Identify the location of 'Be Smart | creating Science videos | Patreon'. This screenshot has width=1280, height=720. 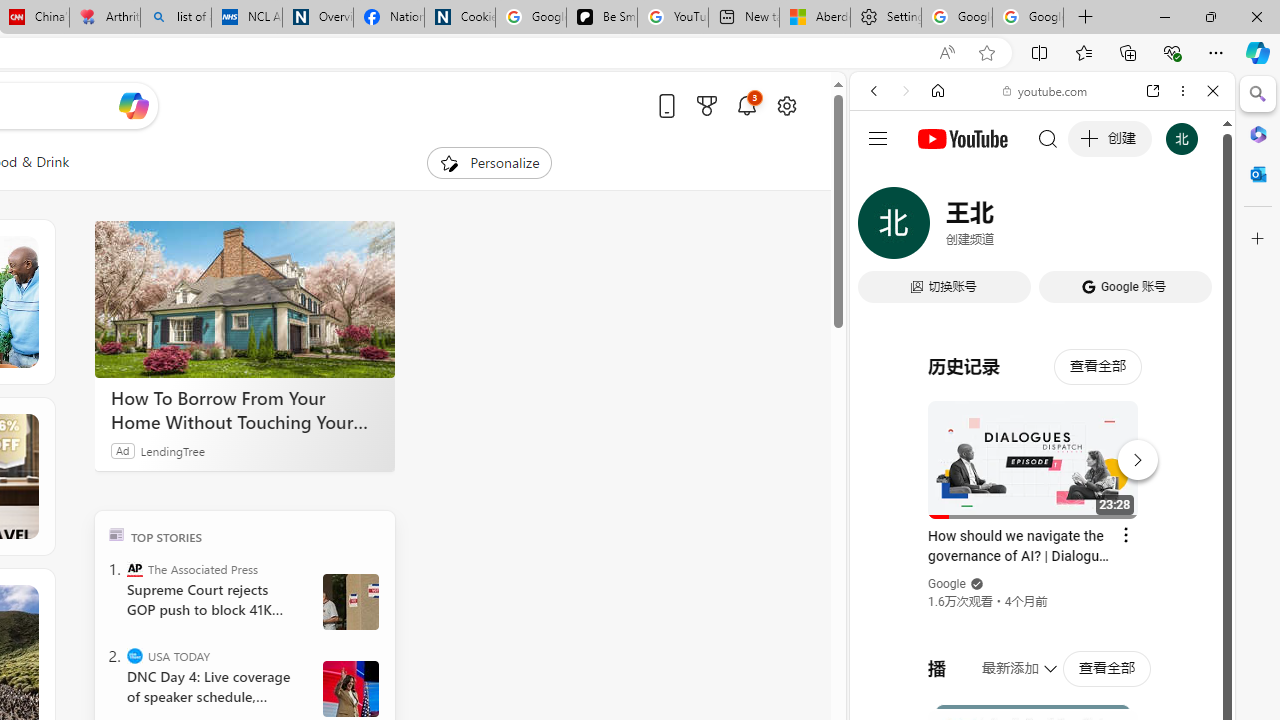
(601, 17).